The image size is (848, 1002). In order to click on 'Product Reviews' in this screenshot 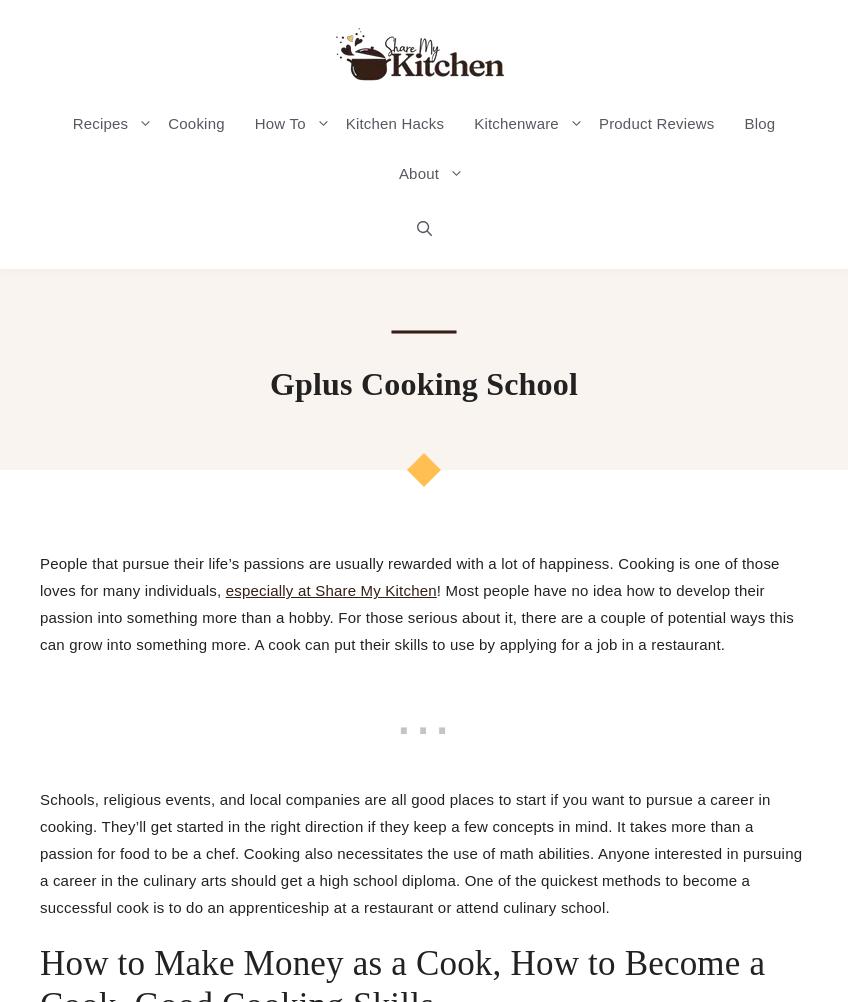, I will do `click(655, 122)`.